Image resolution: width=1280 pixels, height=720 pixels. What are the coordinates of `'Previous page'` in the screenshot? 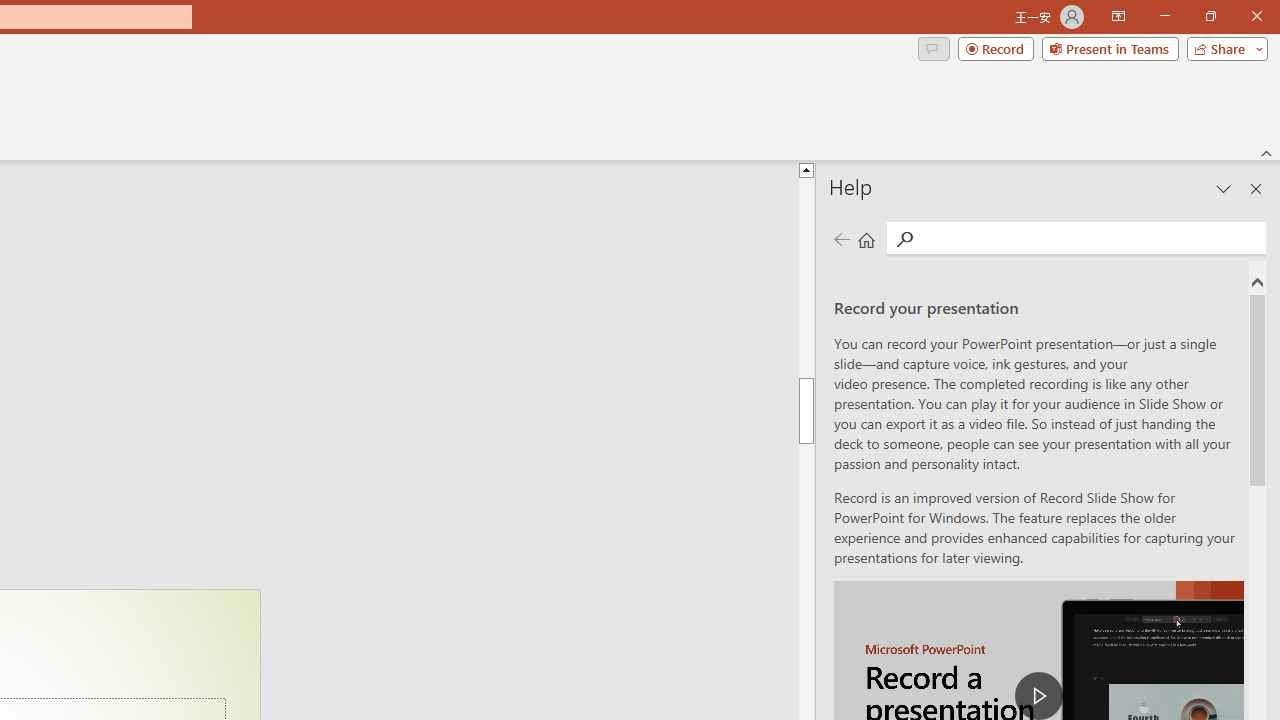 It's located at (841, 238).